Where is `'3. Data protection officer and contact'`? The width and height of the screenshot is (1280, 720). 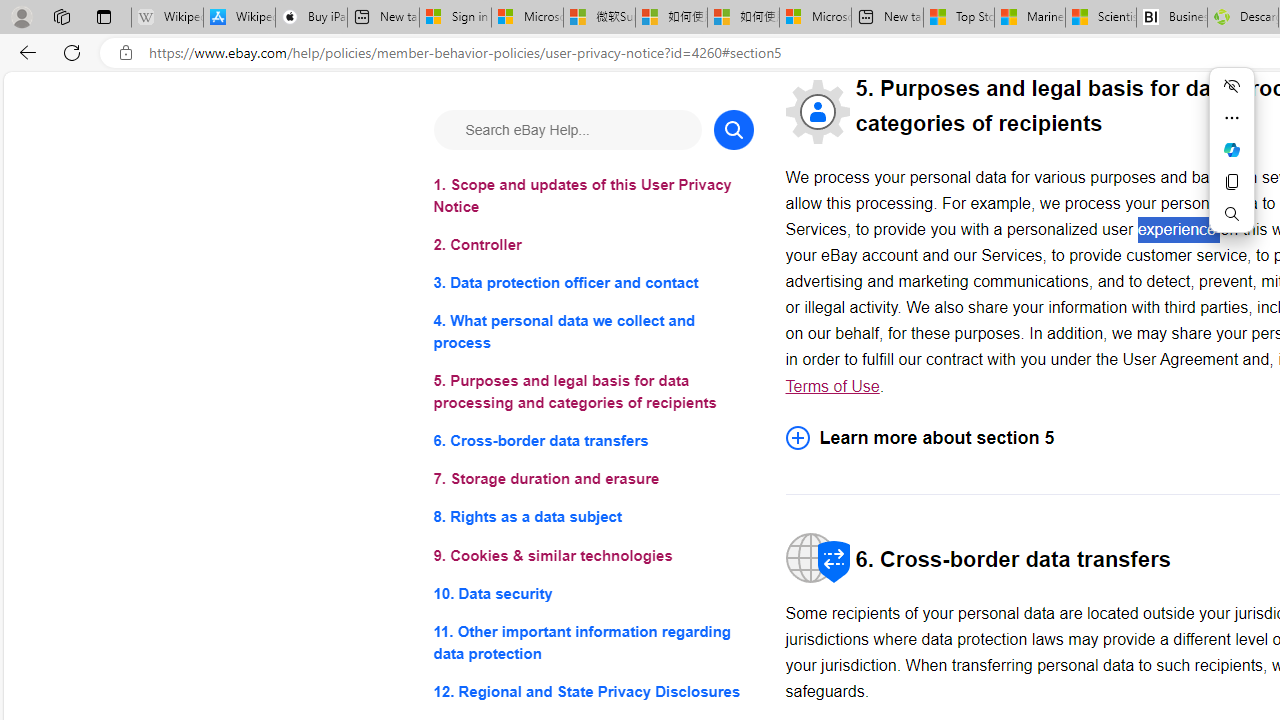
'3. Data protection officer and contact' is located at coordinates (592, 283).